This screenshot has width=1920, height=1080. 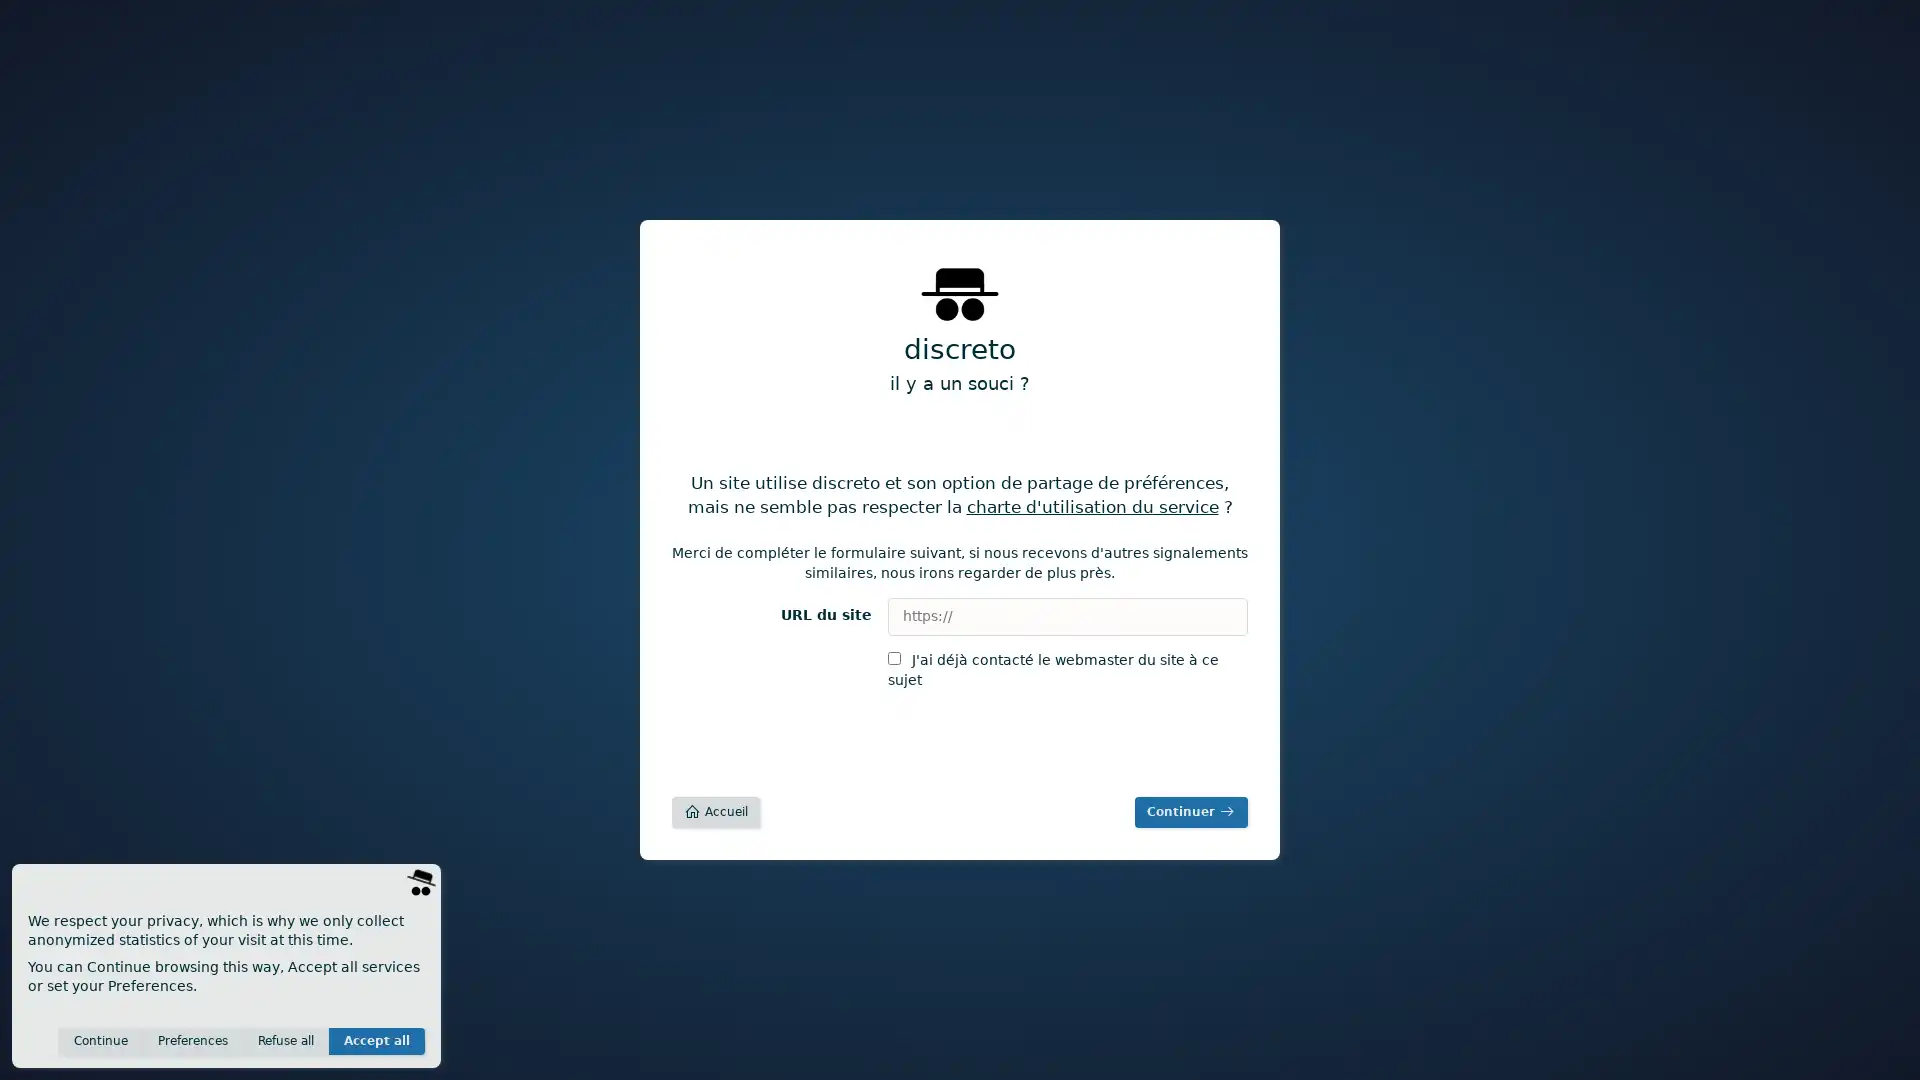 What do you see at coordinates (393, 1048) in the screenshot?
I see `Save` at bounding box center [393, 1048].